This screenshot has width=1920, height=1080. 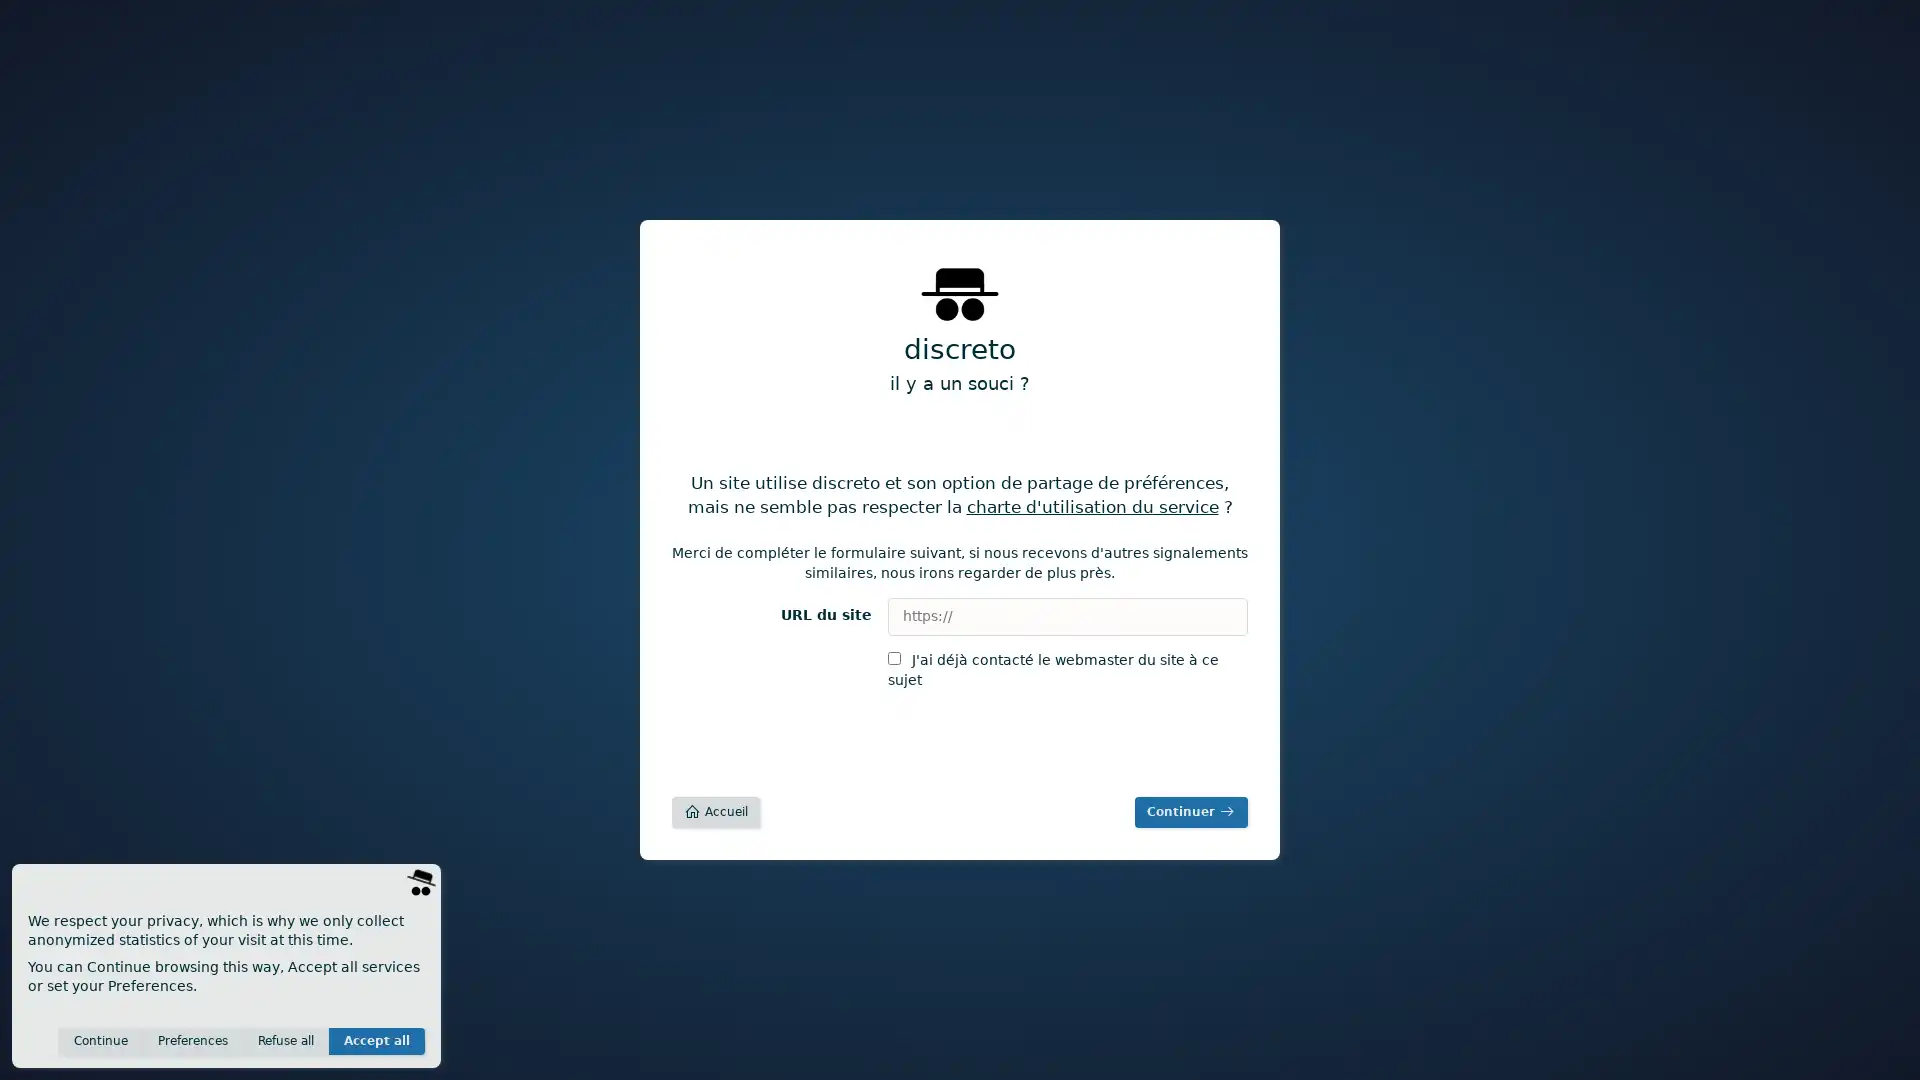 What do you see at coordinates (393, 1048) in the screenshot?
I see `Save` at bounding box center [393, 1048].